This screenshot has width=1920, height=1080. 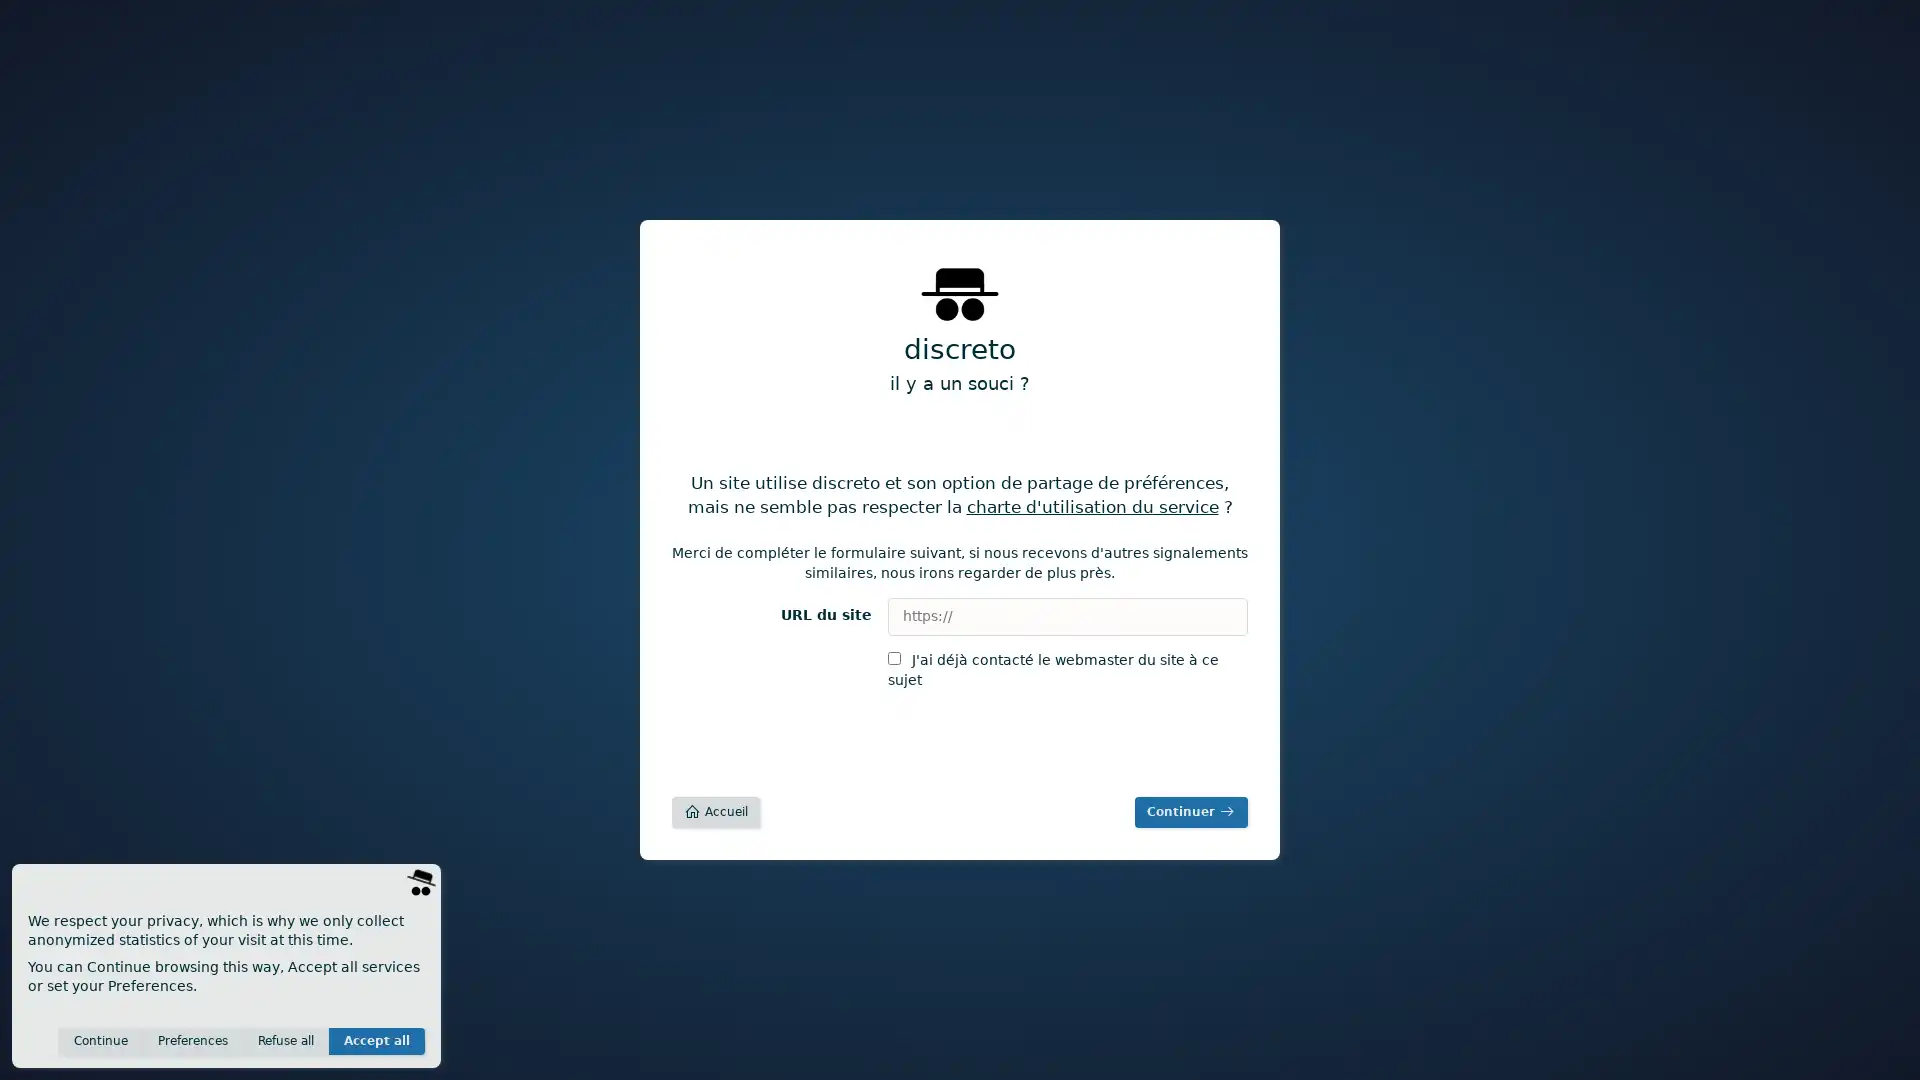 What do you see at coordinates (393, 1048) in the screenshot?
I see `Save` at bounding box center [393, 1048].